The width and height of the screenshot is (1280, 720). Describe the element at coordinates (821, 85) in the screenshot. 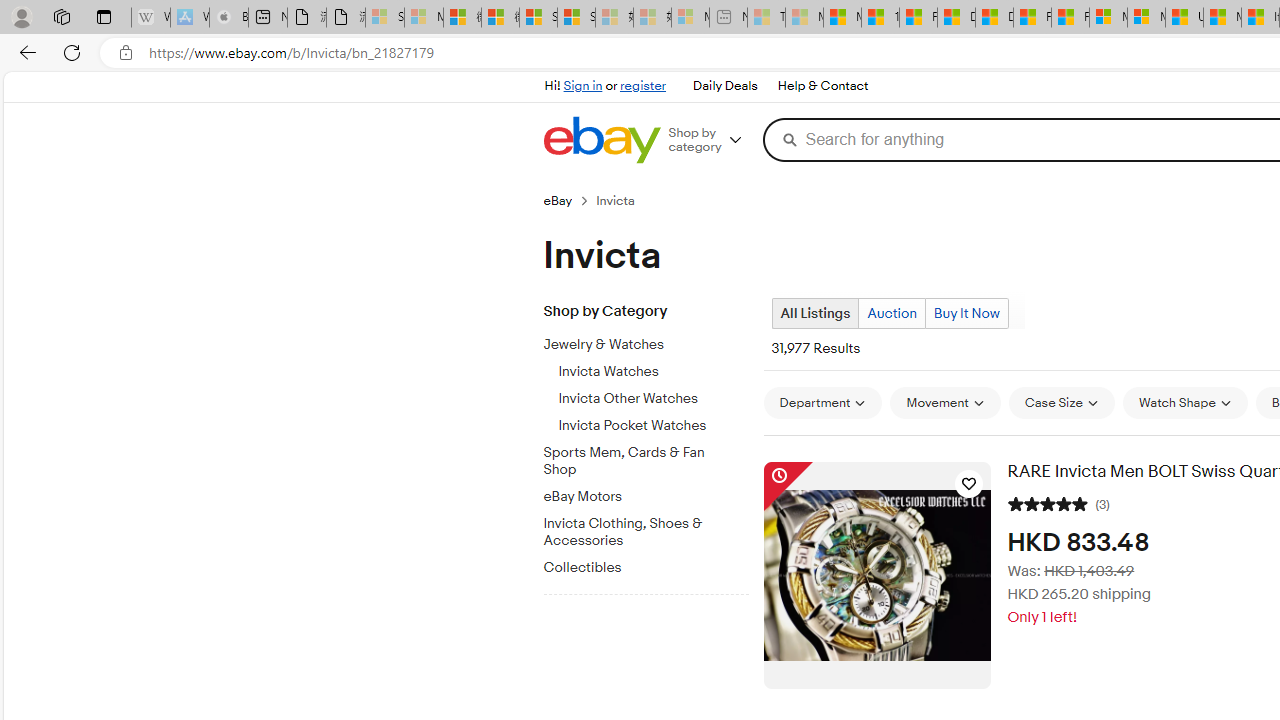

I see `'Help & Contact'` at that location.